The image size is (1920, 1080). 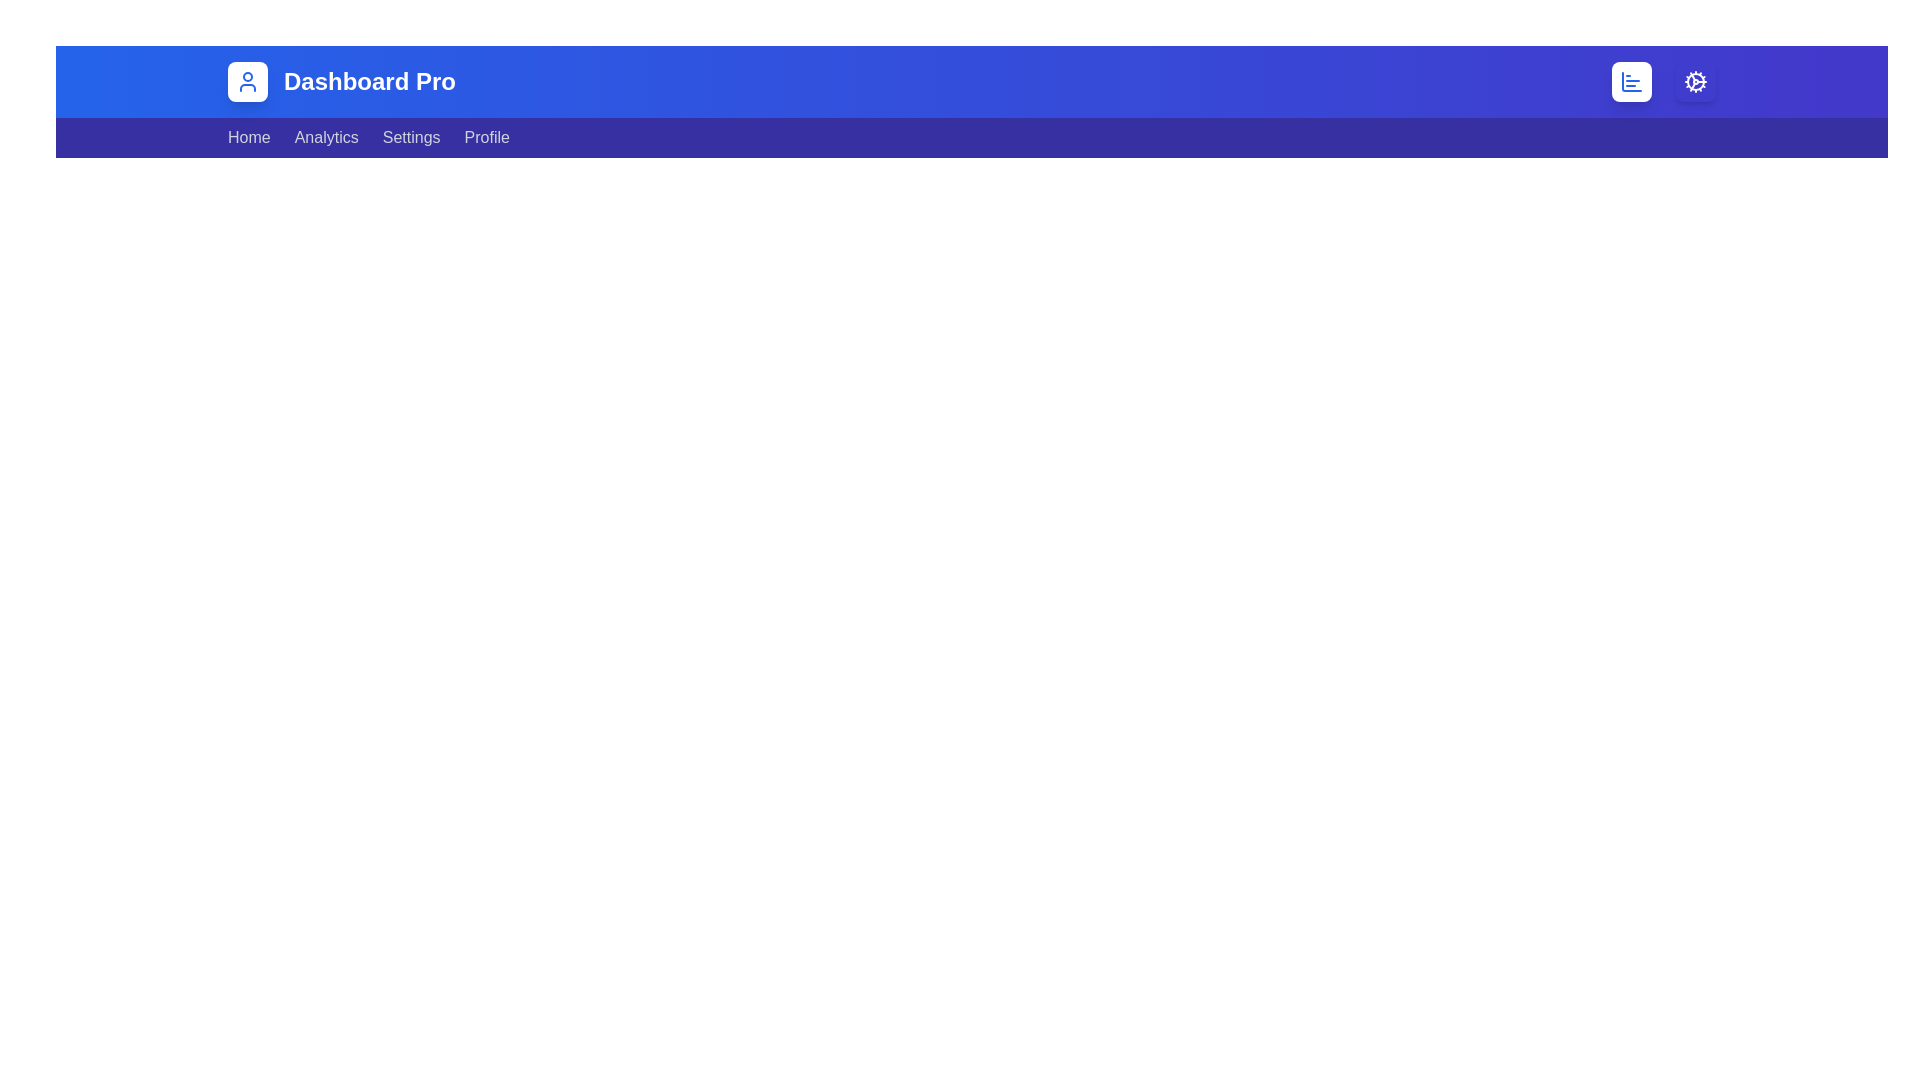 I want to click on the Settings navigation bar item, so click(x=411, y=137).